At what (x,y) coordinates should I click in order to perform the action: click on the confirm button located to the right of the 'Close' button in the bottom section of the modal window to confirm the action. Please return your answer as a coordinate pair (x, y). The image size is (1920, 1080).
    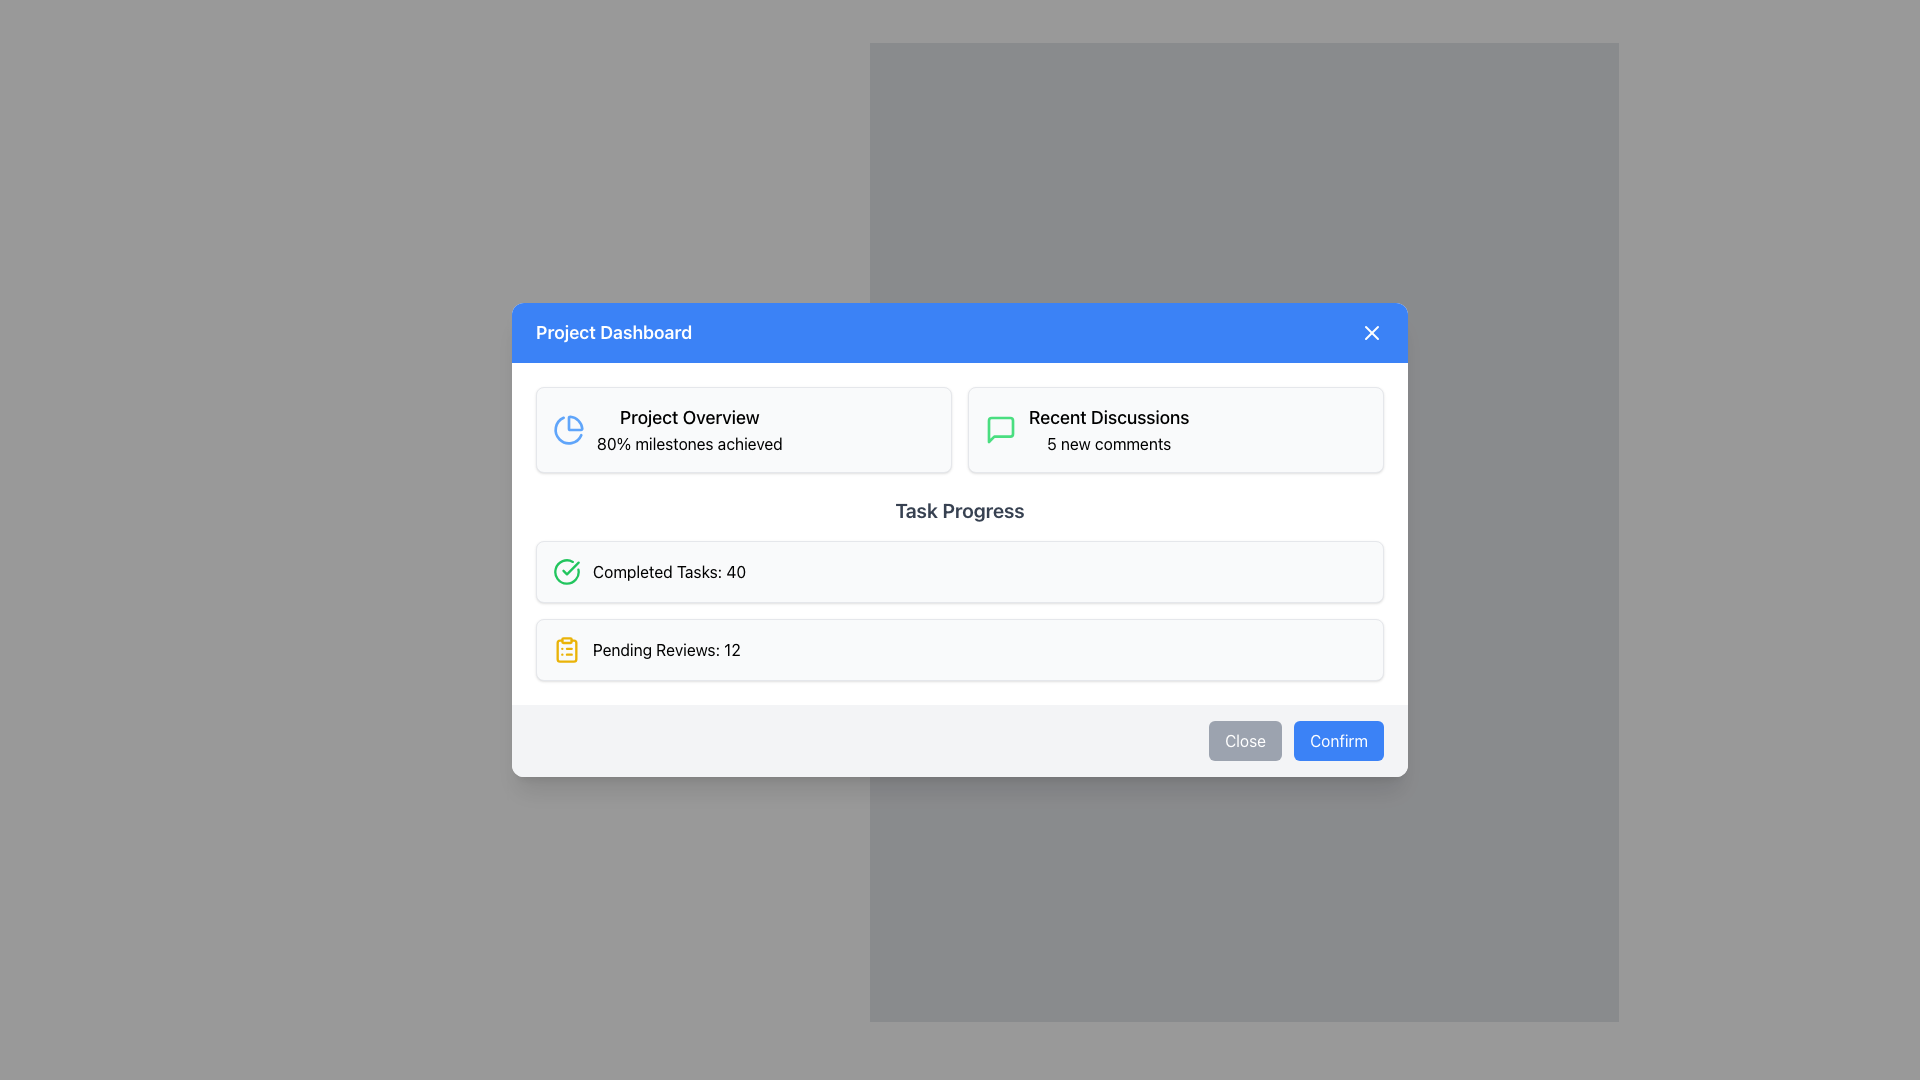
    Looking at the image, I should click on (1339, 740).